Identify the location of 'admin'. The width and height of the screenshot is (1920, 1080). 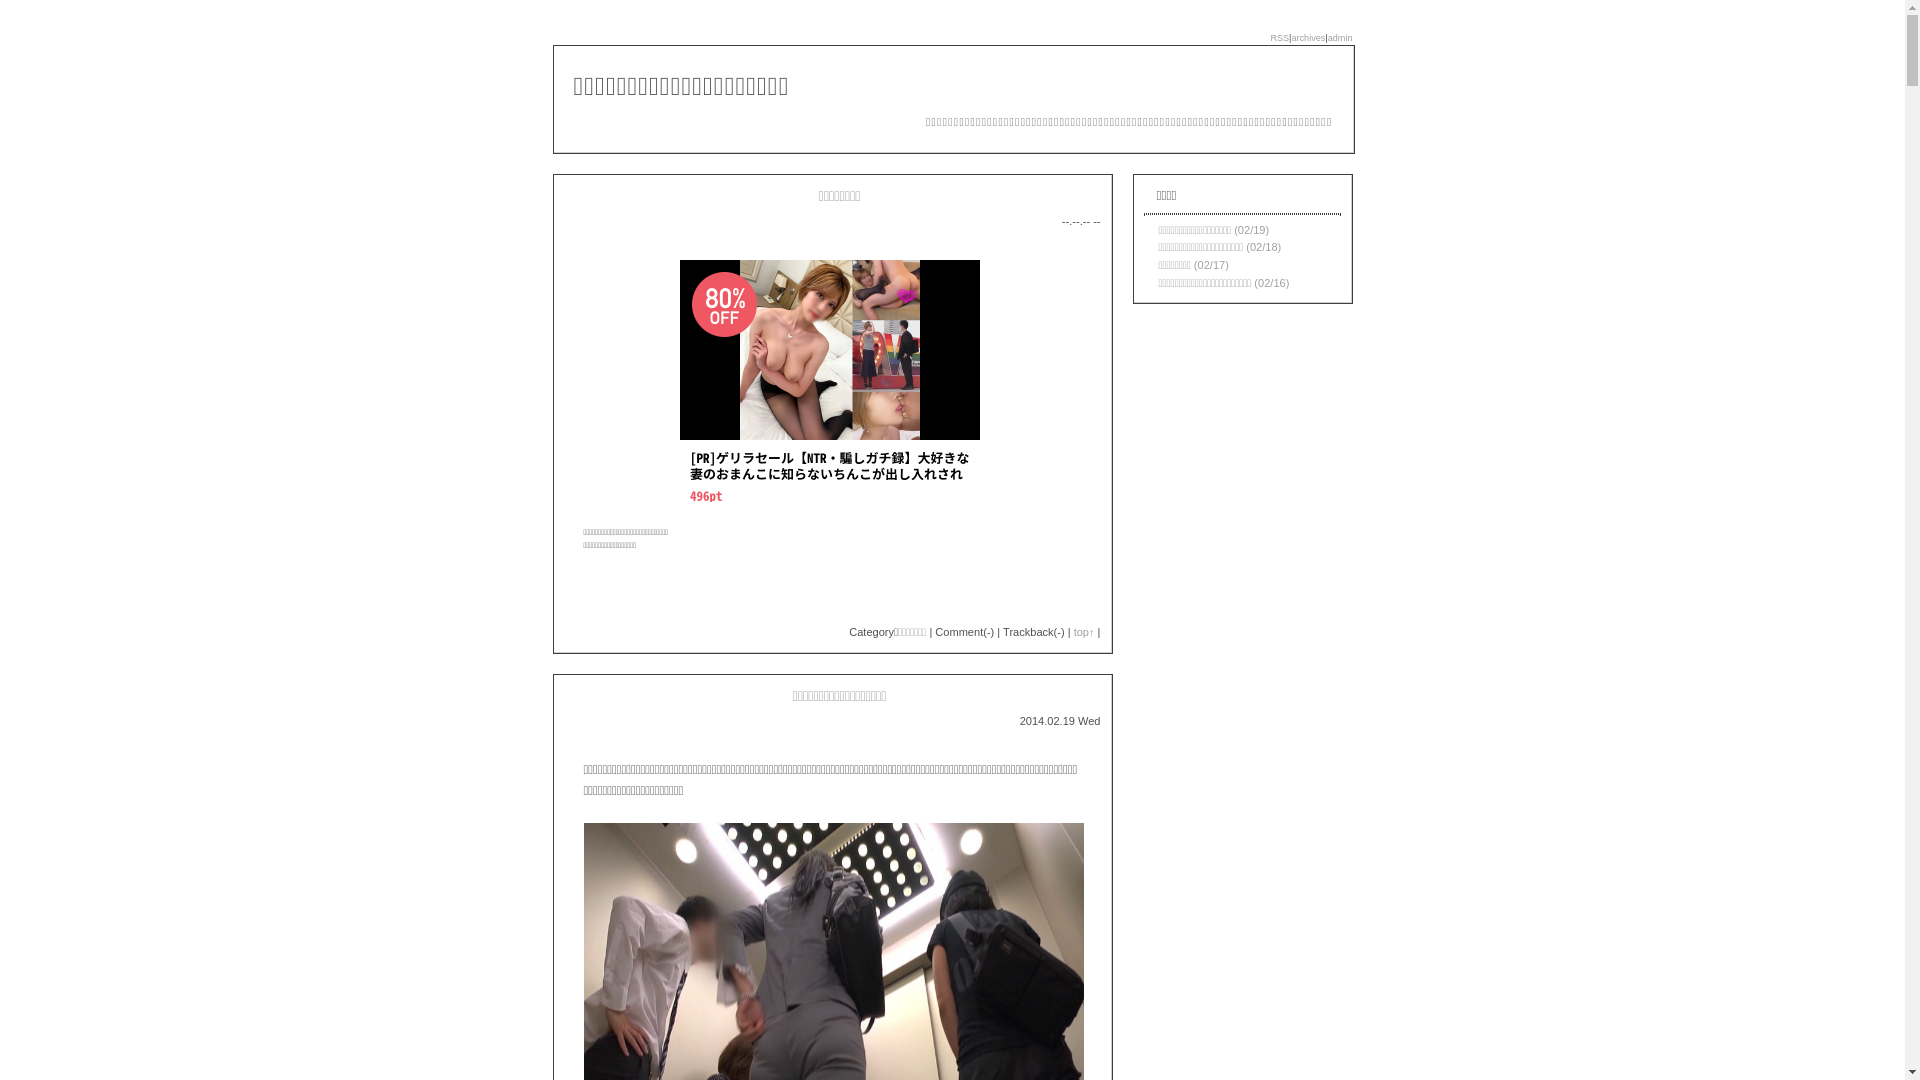
(1340, 38).